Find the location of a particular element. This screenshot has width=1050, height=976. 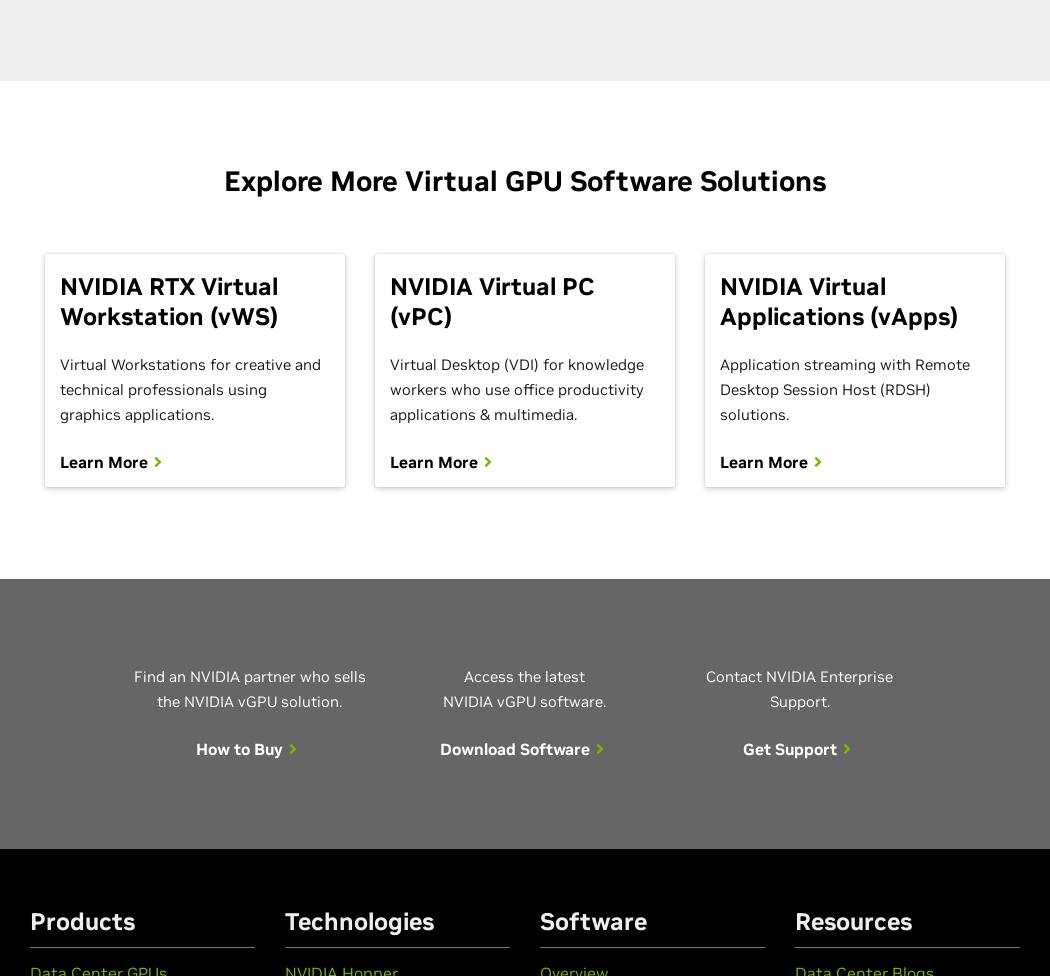

'Explore More Virtual GPU Software Solutions' is located at coordinates (523, 180).